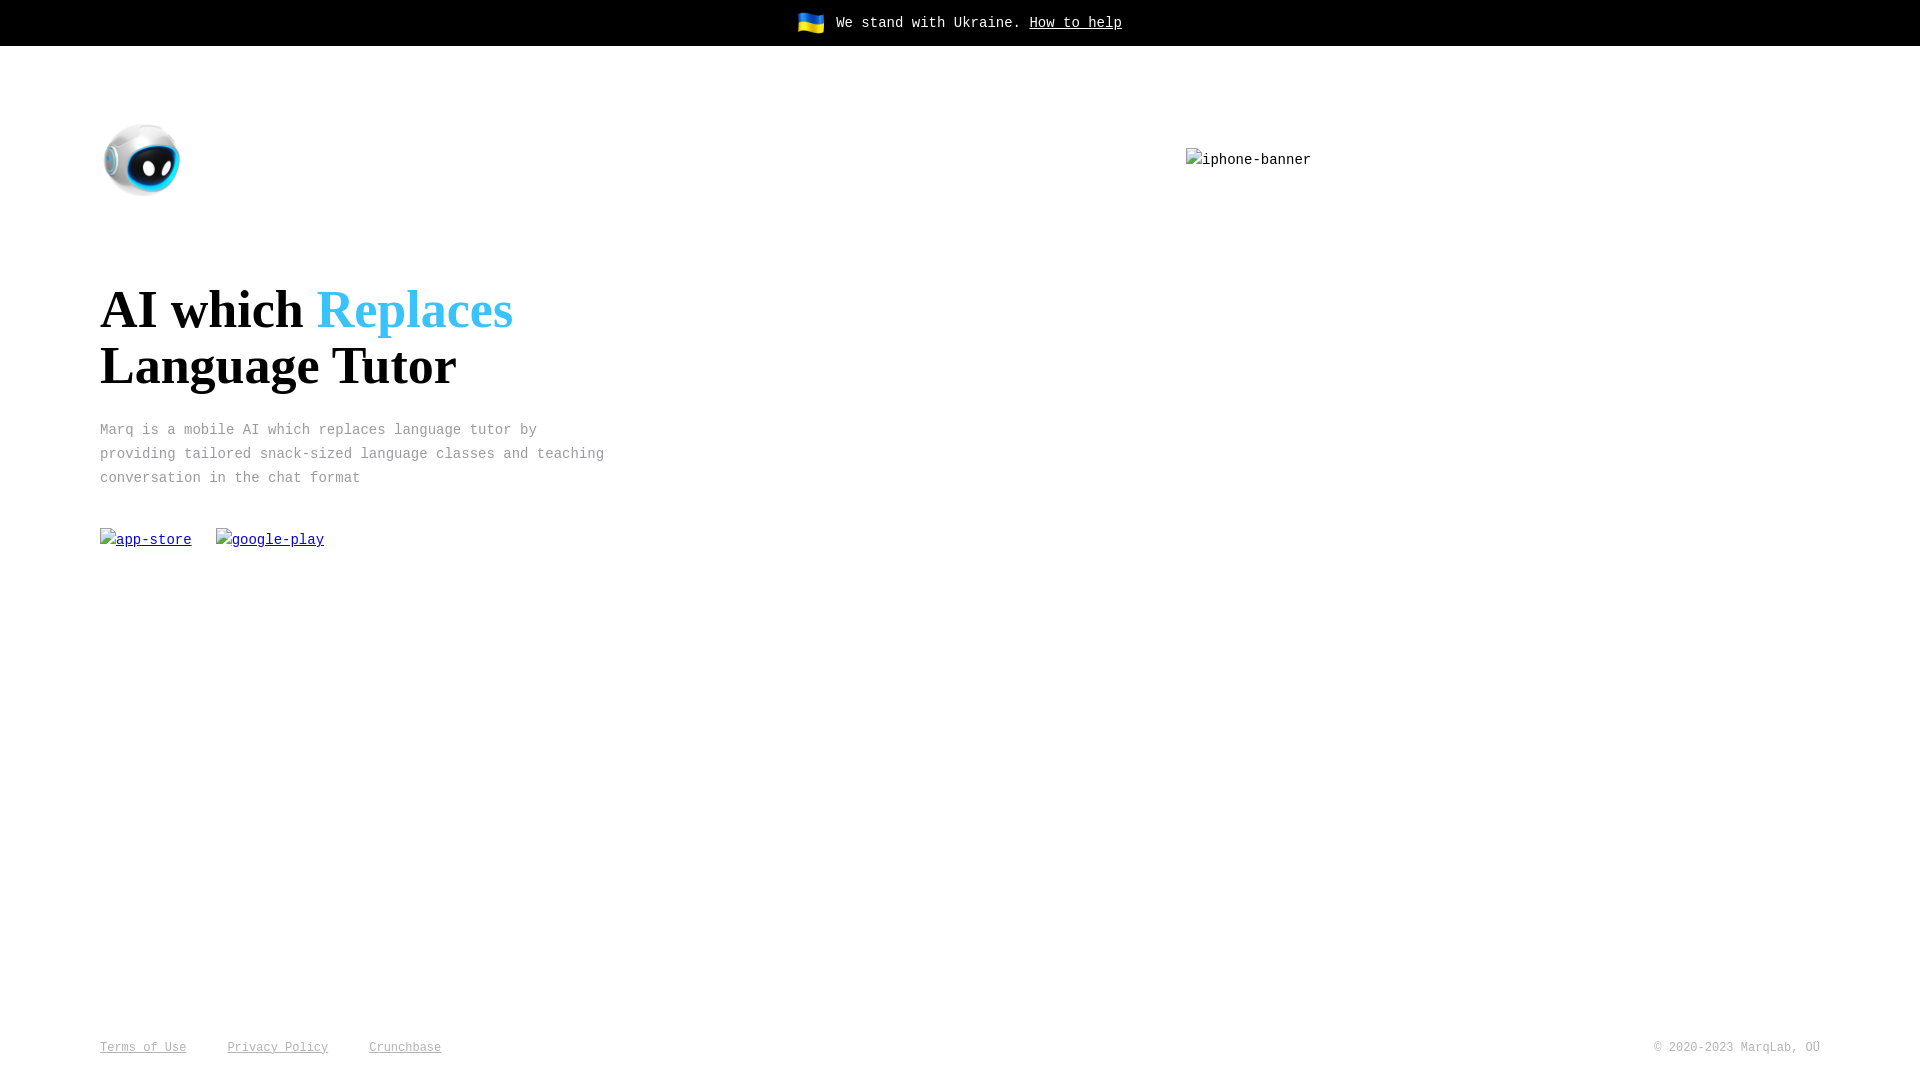 The width and height of the screenshot is (1920, 1080). I want to click on 'Terms of Use', so click(142, 1047).